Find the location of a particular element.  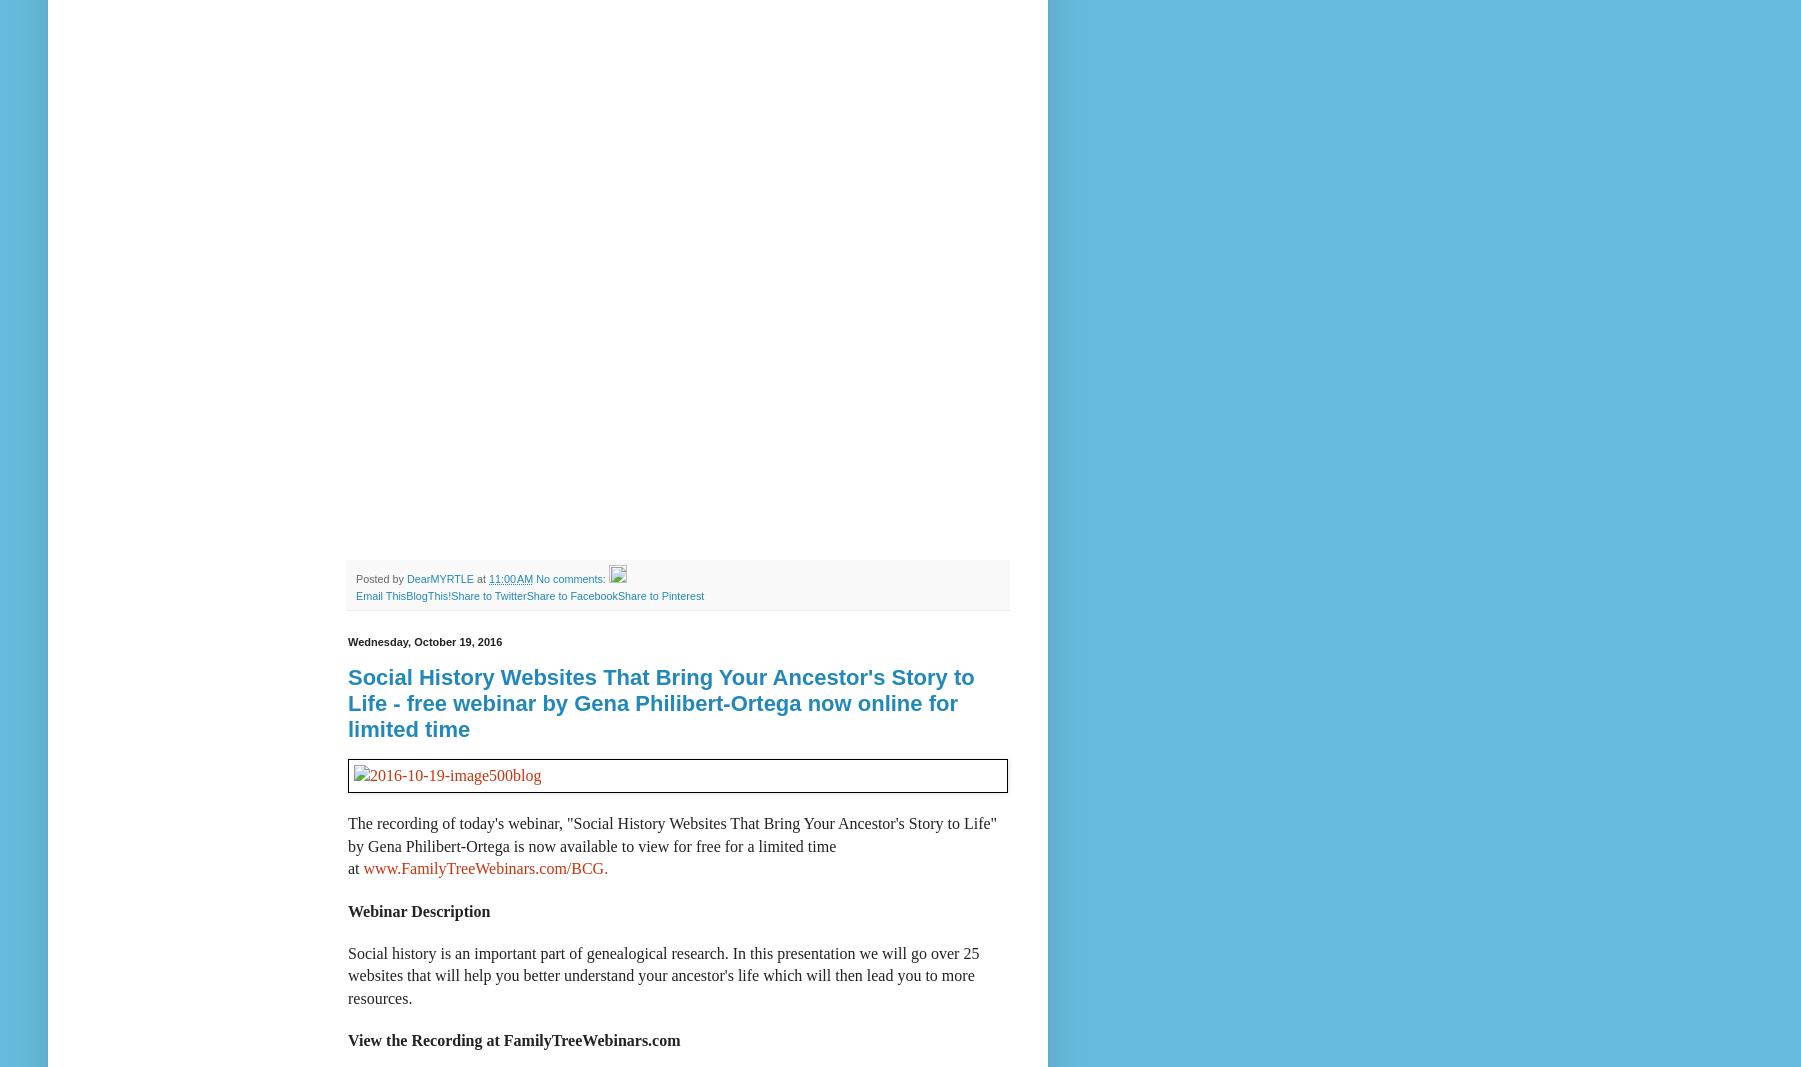

'Share to Pinterest' is located at coordinates (659, 596).